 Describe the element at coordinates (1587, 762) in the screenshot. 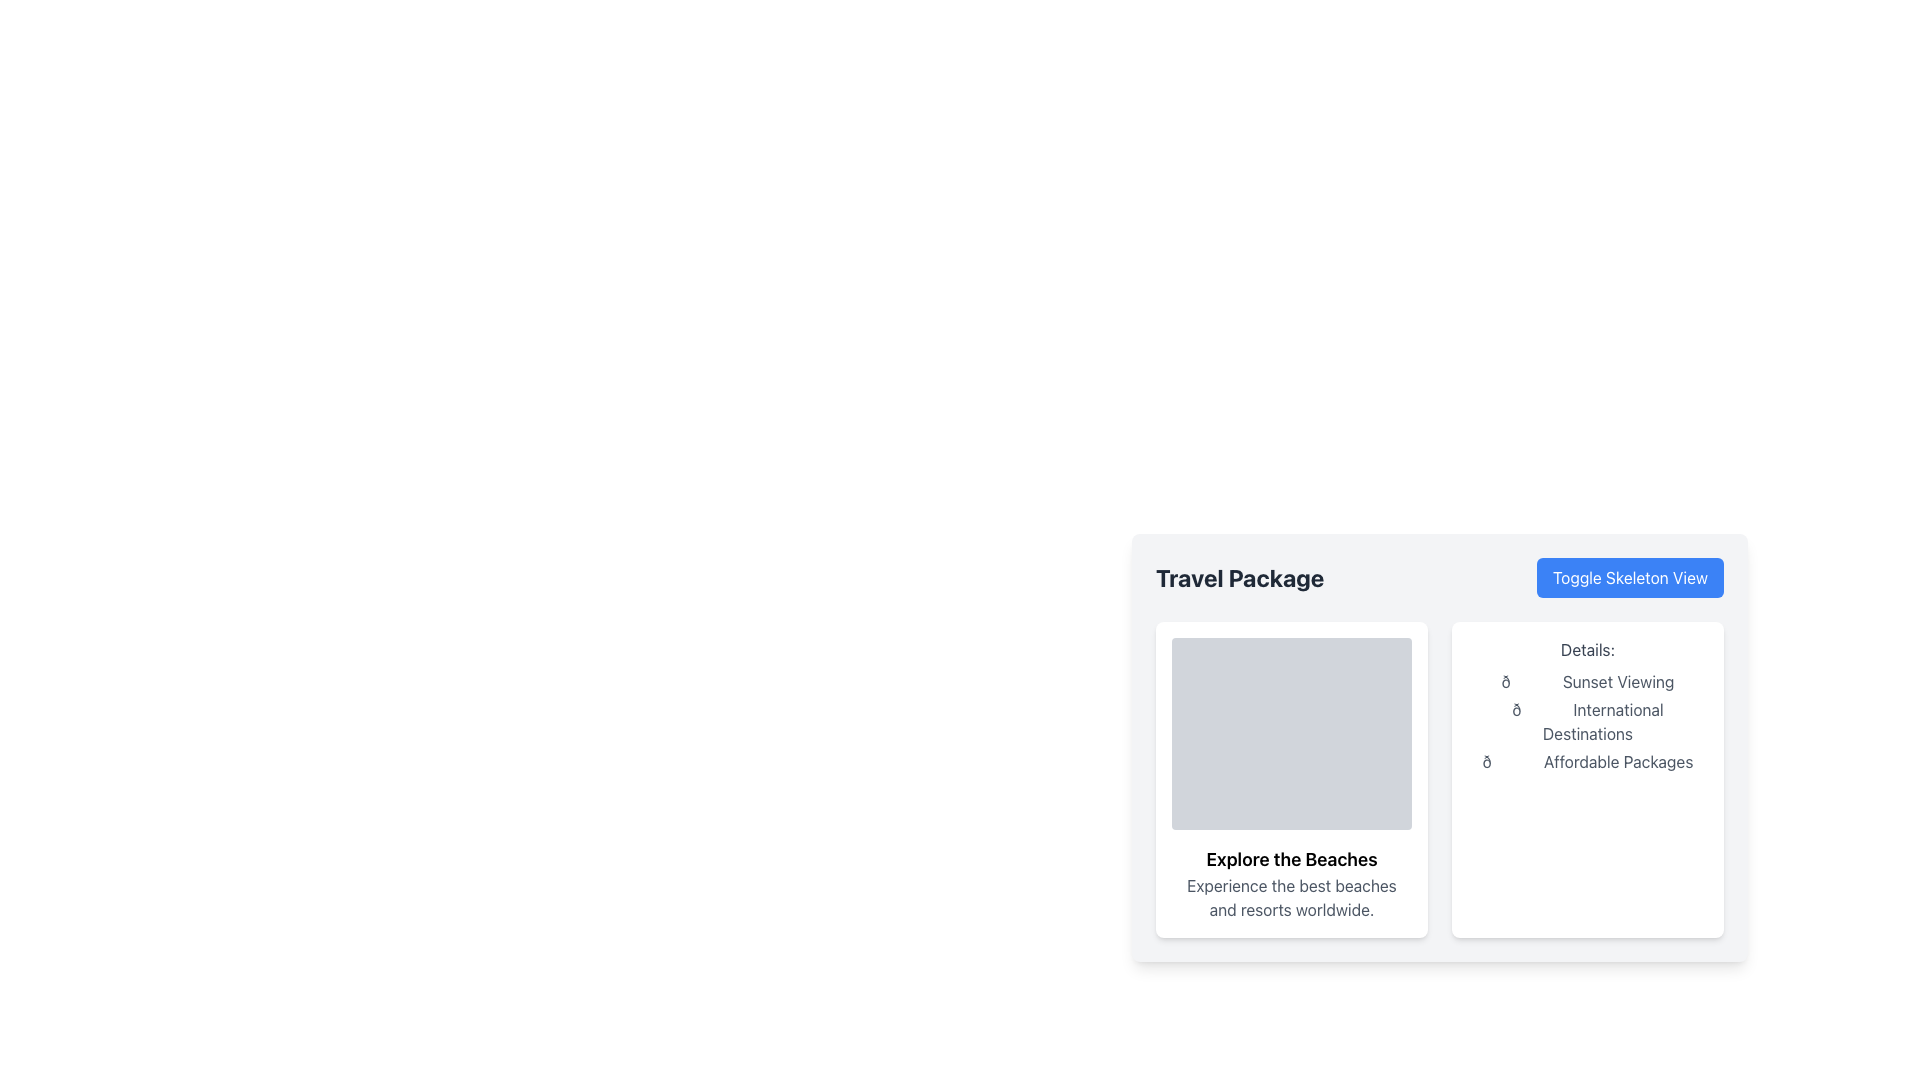

I see `the Text Label element displaying '🌞 Affordable Packages', which is the third item in a vertical list under the 'Details' heading` at that location.